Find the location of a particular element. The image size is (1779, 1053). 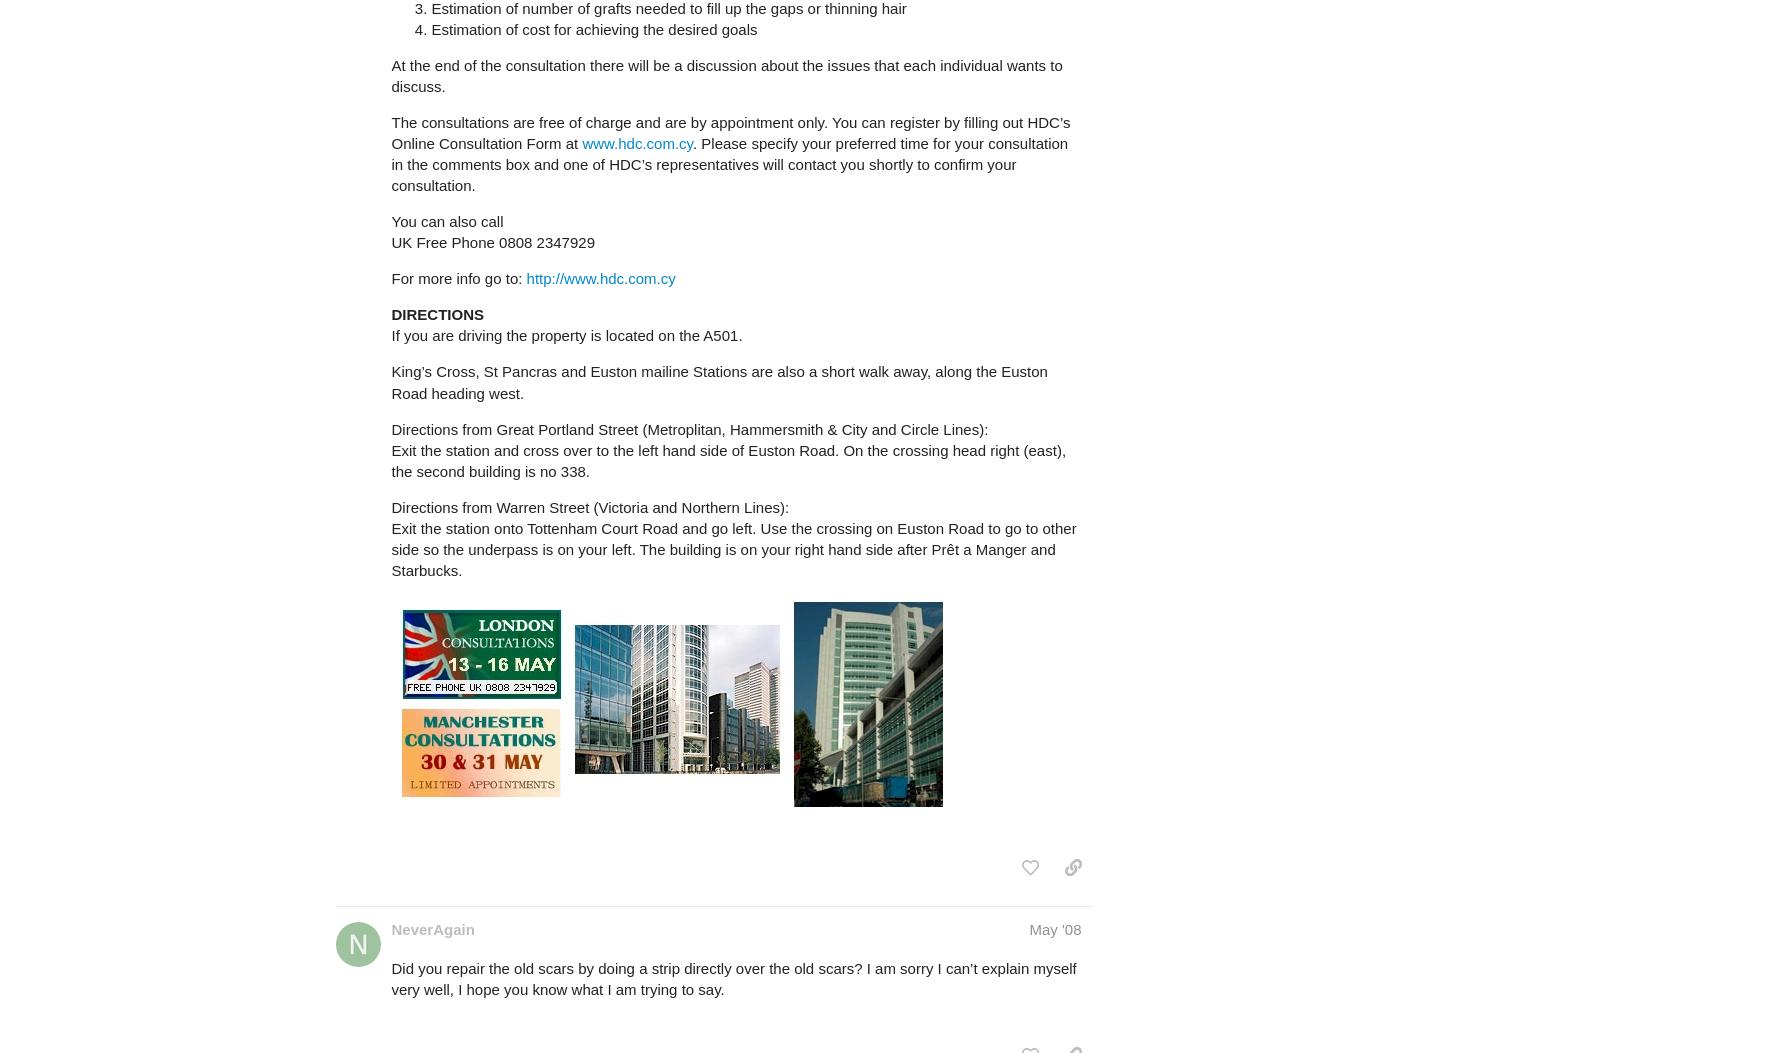

'NeverAgain' is located at coordinates (432, 927).